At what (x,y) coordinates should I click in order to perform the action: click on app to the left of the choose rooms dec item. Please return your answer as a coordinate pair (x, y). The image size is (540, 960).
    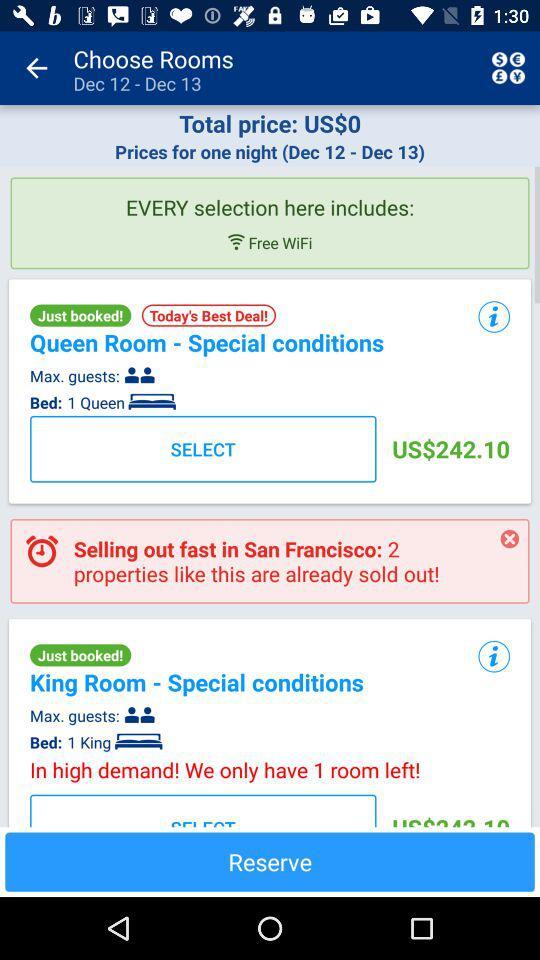
    Looking at the image, I should click on (36, 68).